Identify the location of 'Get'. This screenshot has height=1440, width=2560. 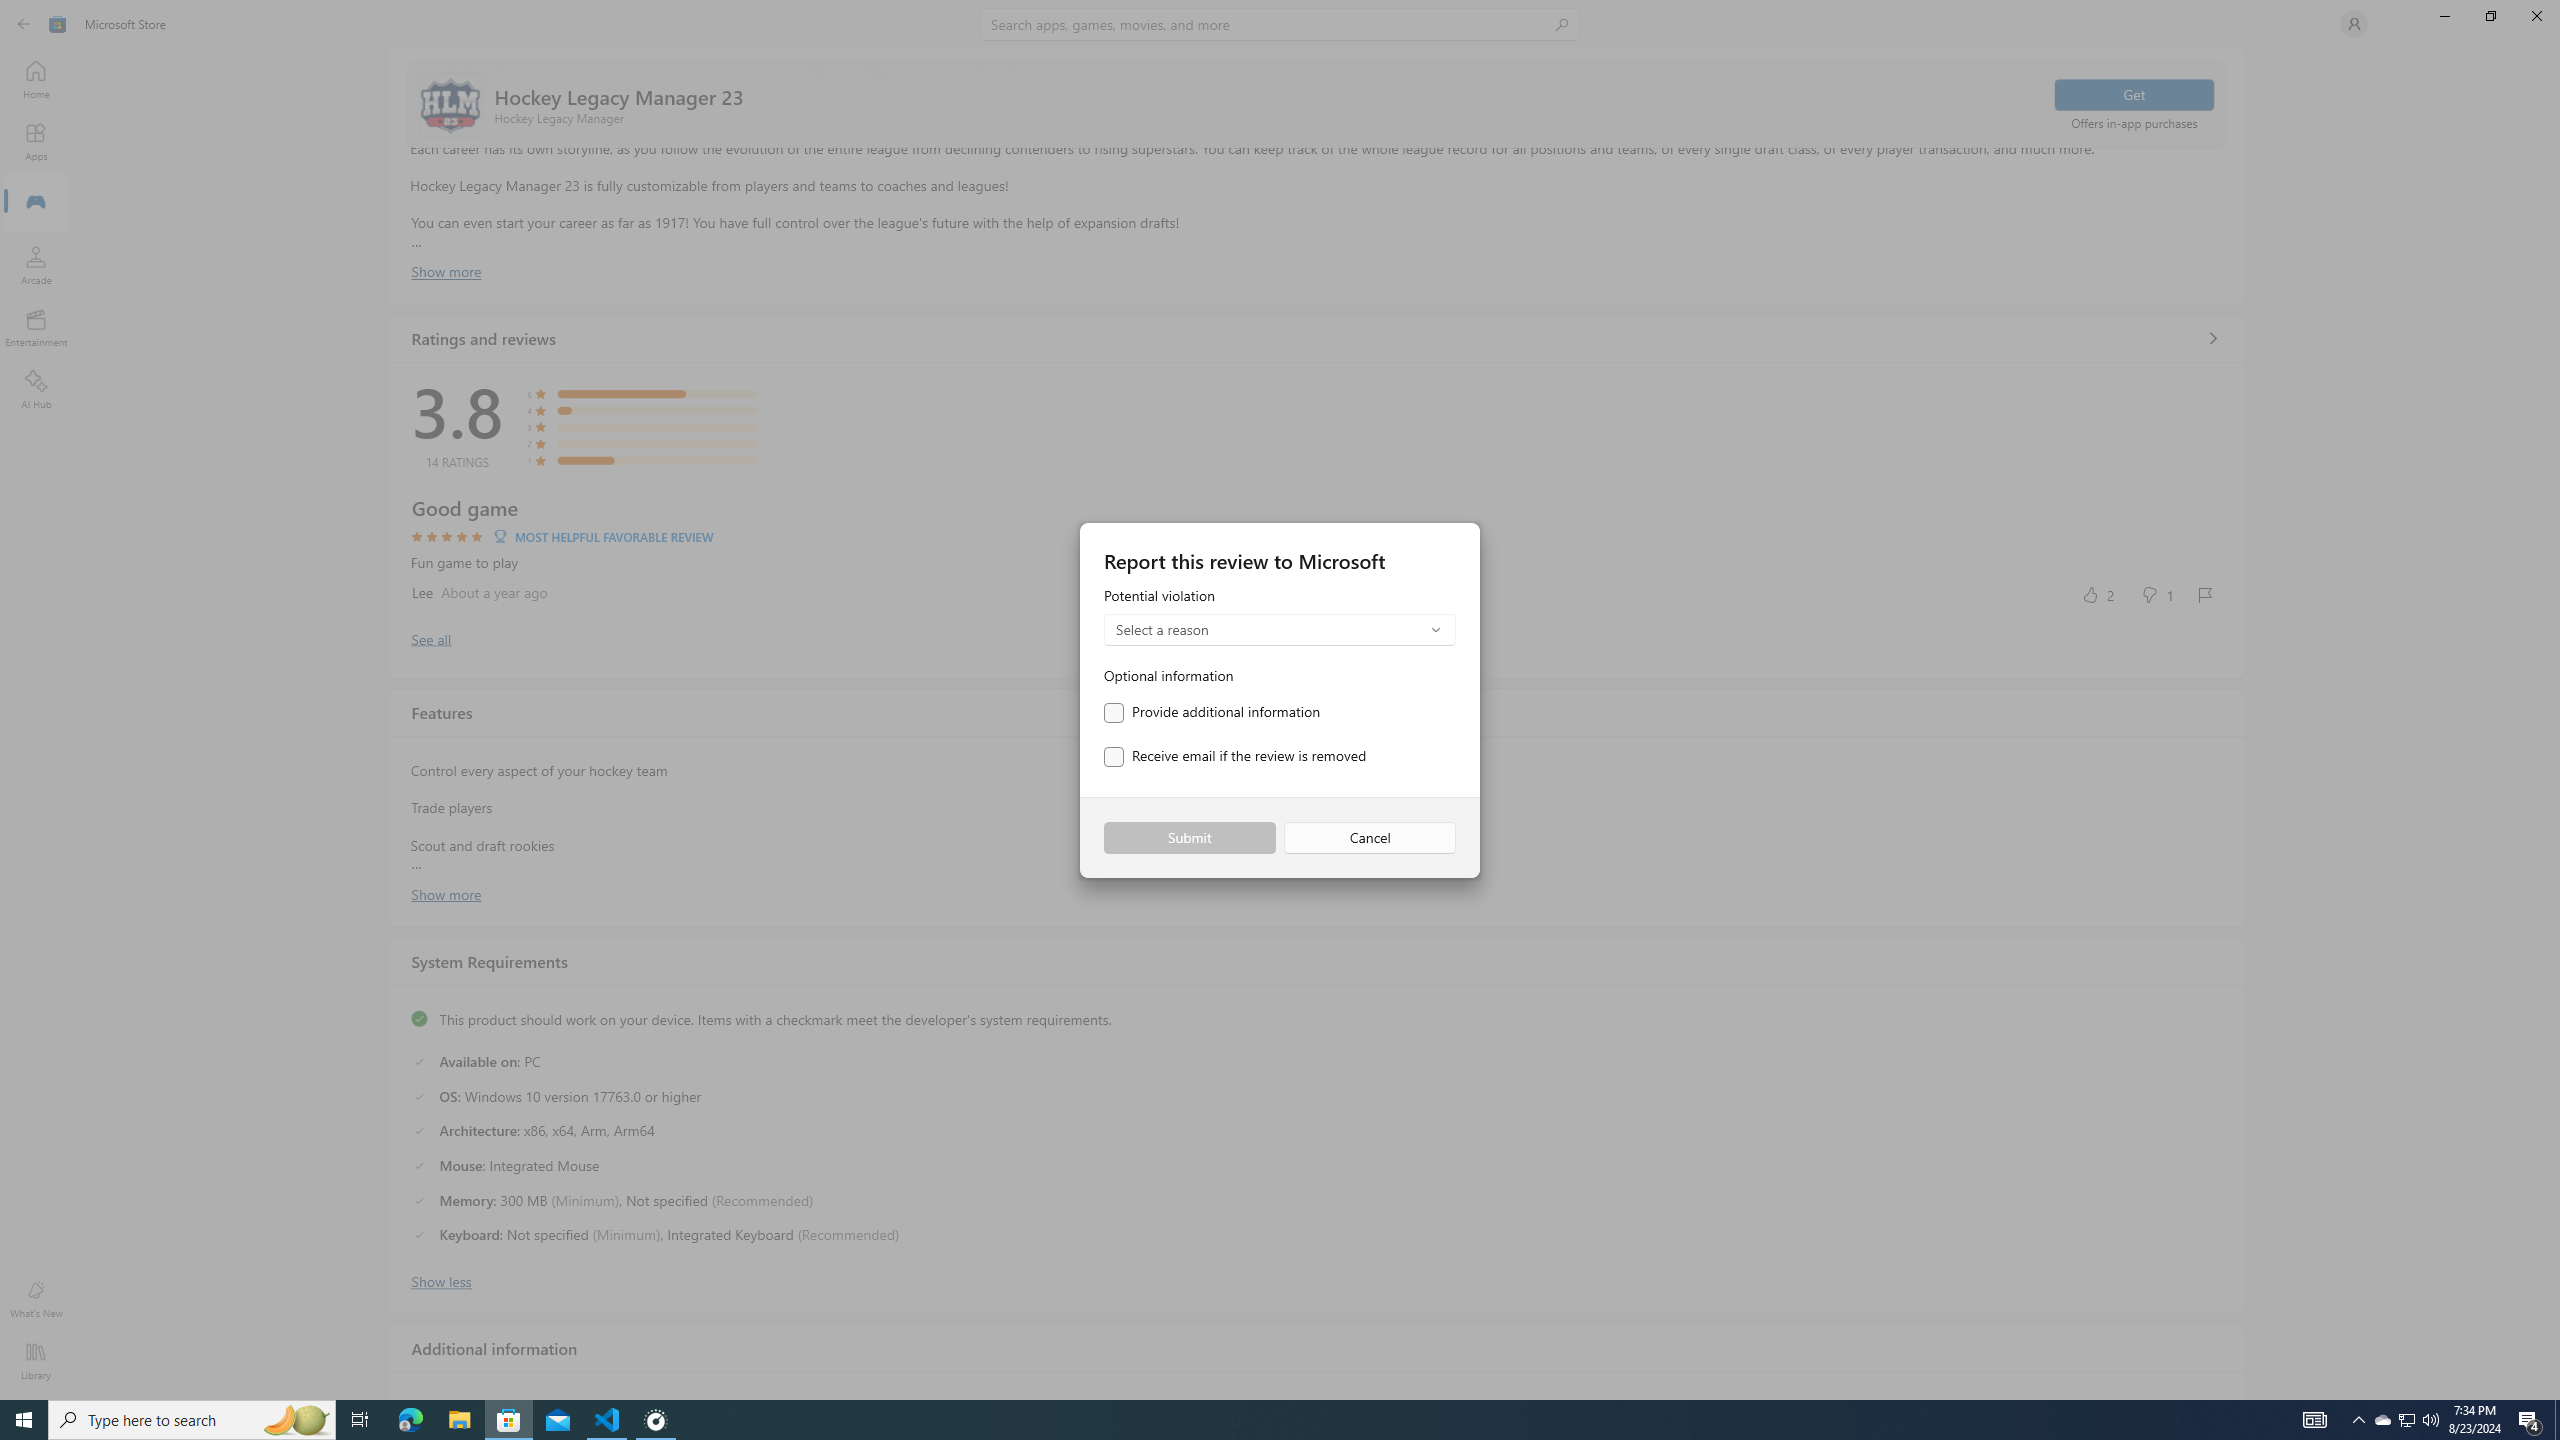
(2132, 93).